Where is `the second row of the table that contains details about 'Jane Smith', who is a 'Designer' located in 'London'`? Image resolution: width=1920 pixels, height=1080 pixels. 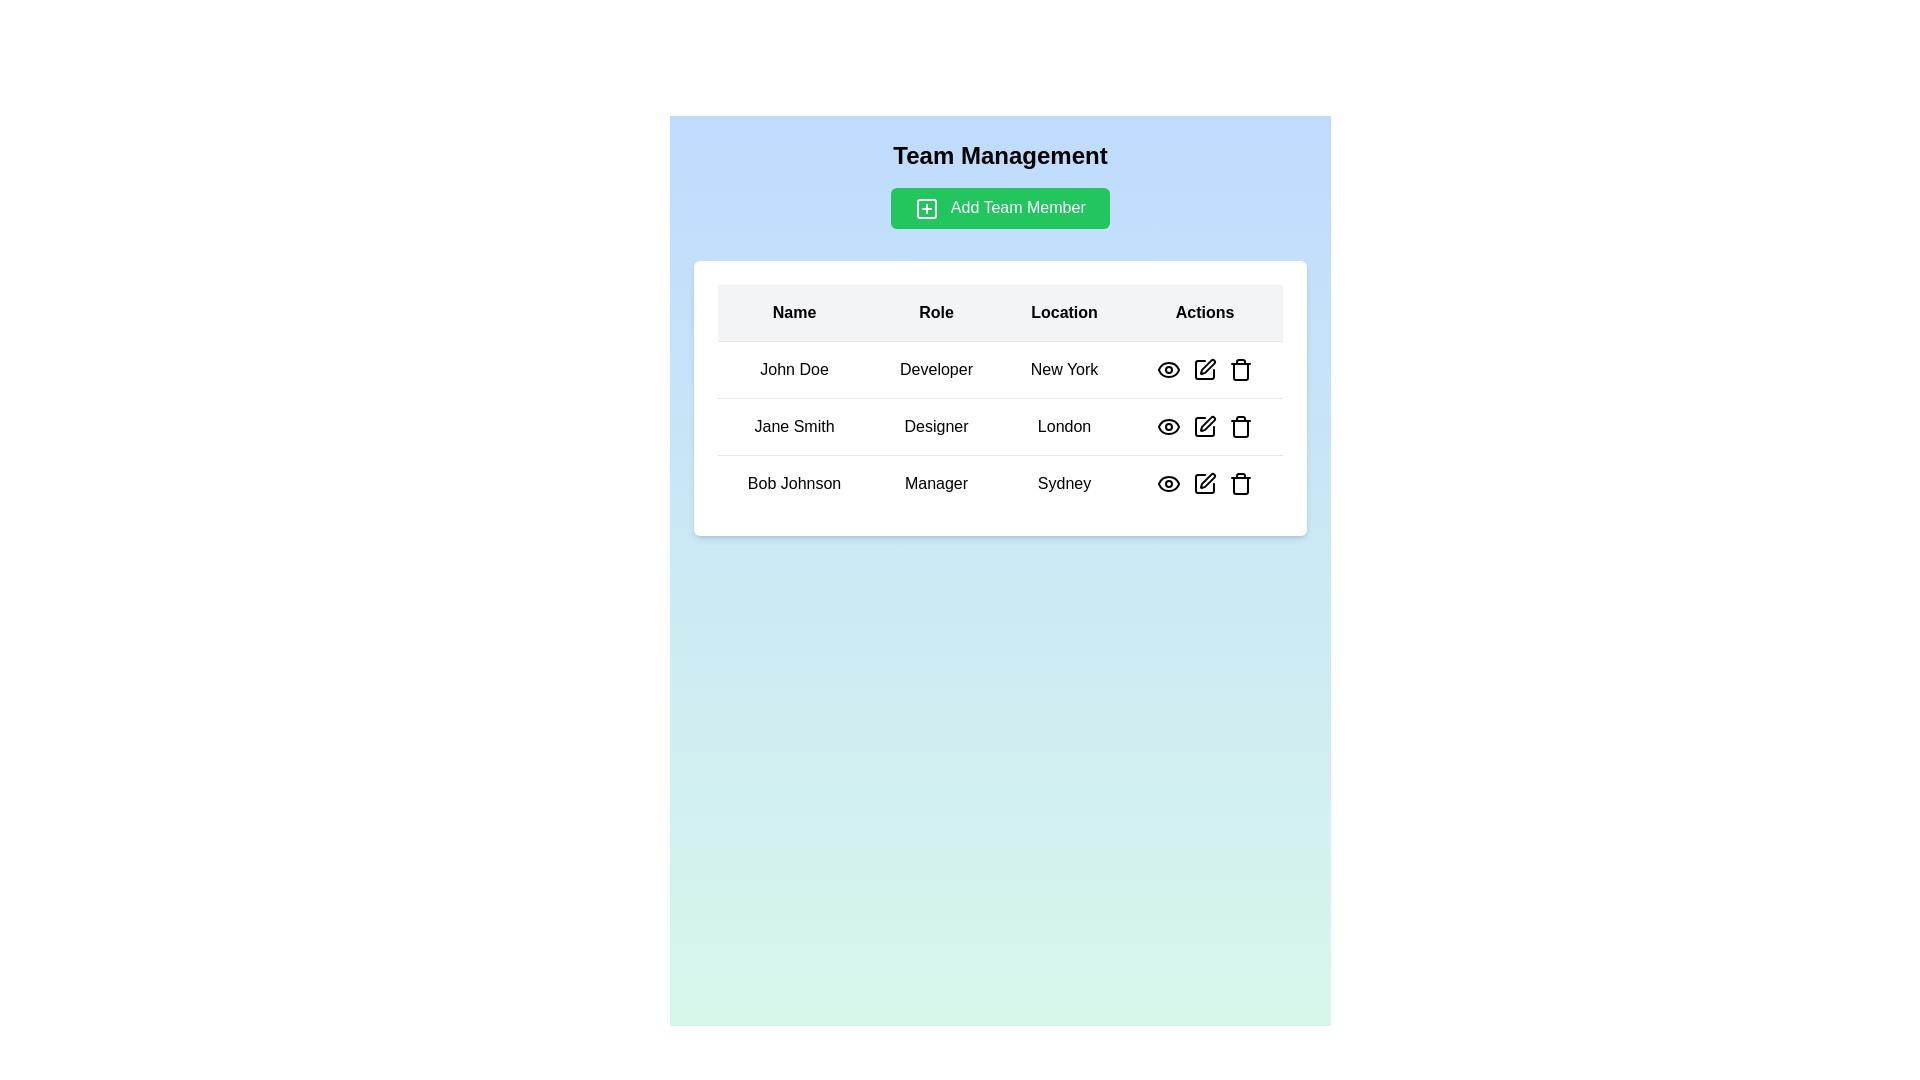
the second row of the table that contains details about 'Jane Smith', who is a 'Designer' located in 'London' is located at coordinates (1000, 425).